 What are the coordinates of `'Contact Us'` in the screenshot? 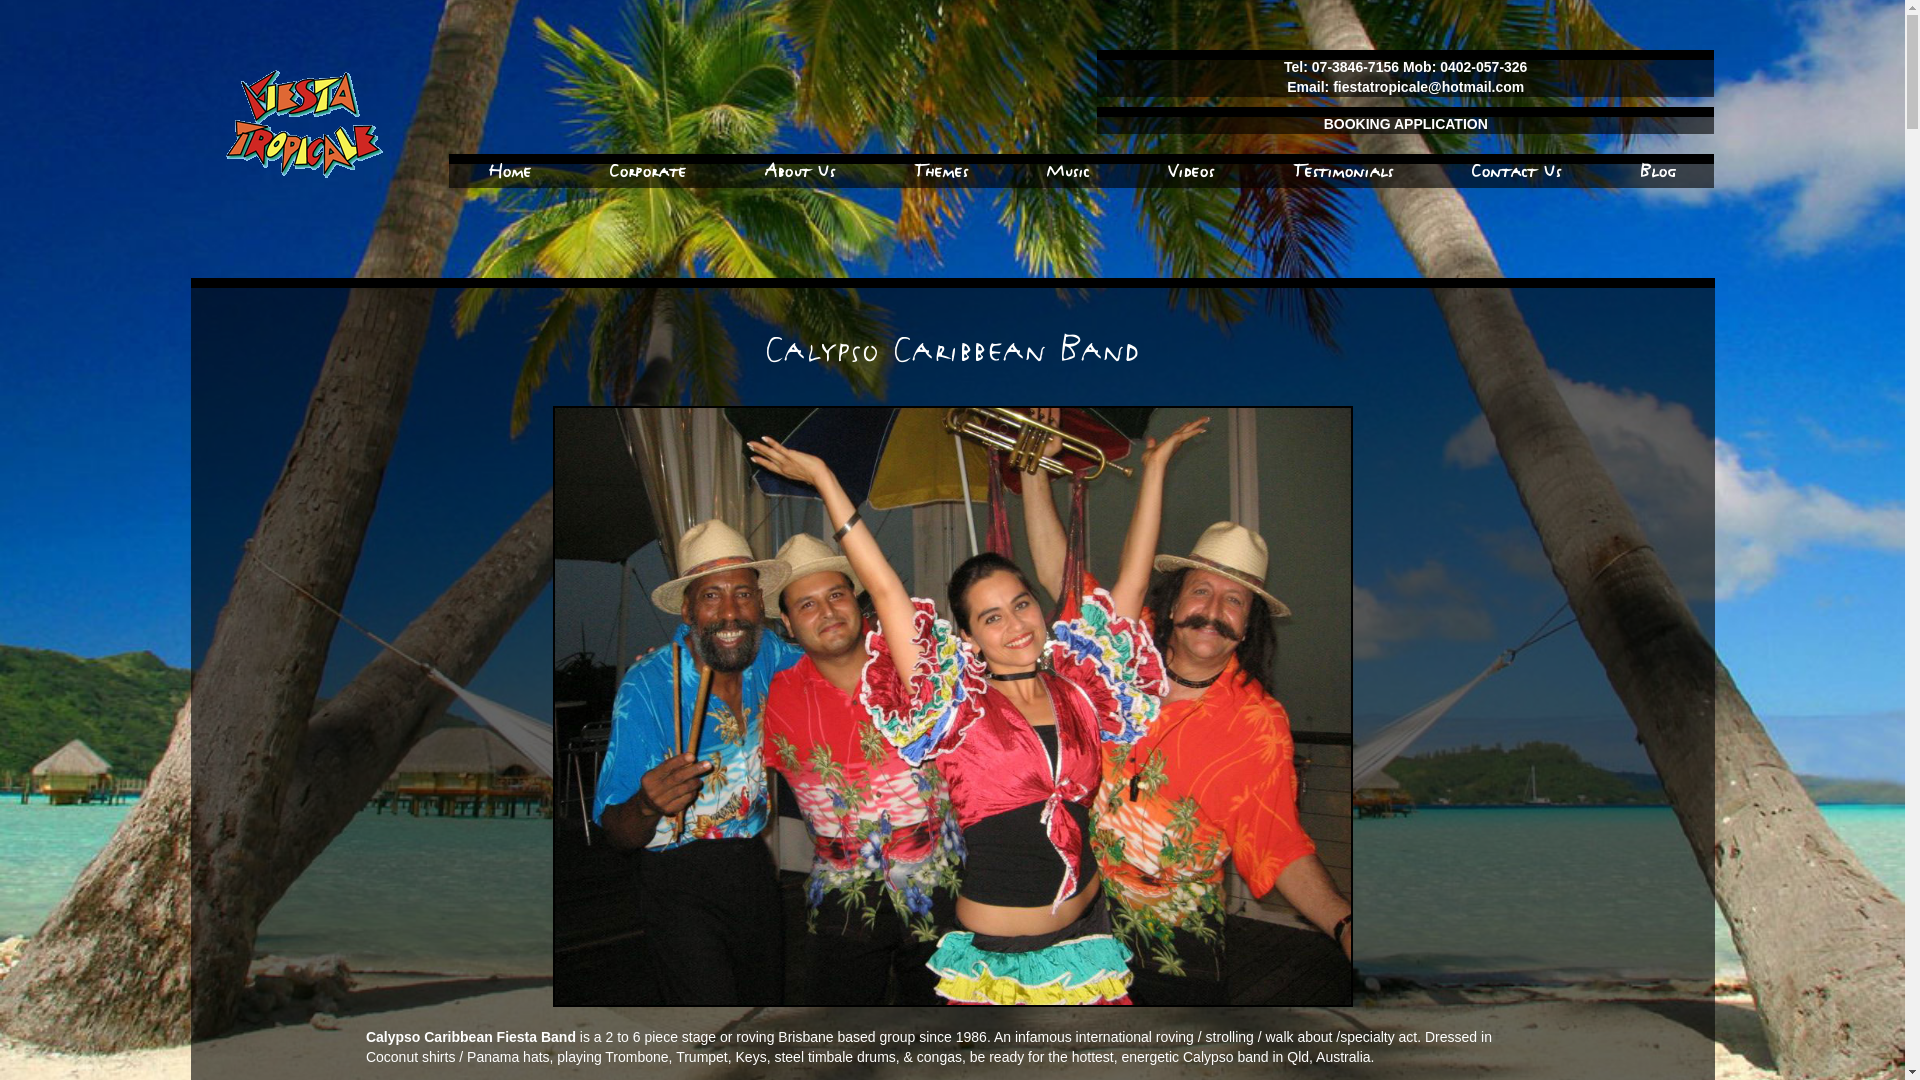 It's located at (1516, 169).